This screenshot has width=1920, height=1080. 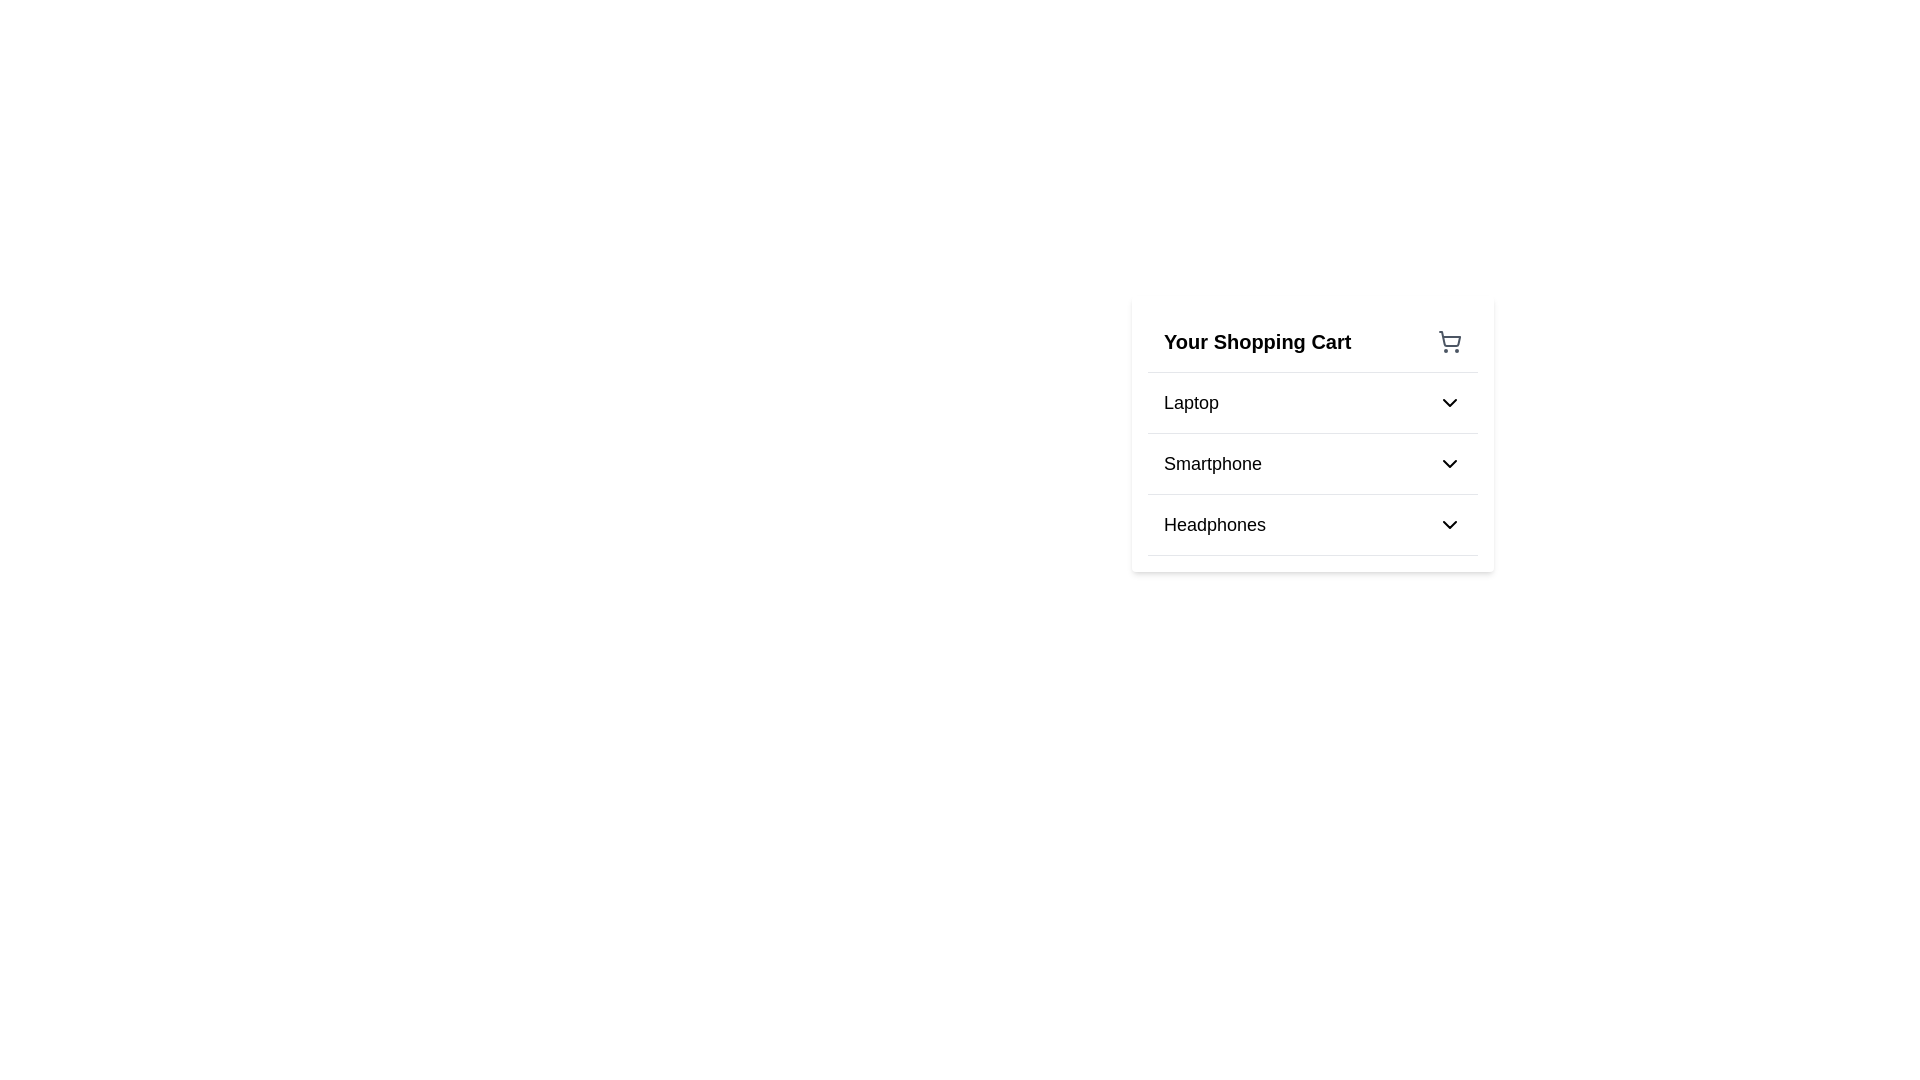 I want to click on the shopping cart icon, which is located in the upper-right corner of the 'Your Shopping Cart' section, featuring a minimalistic design with rounded lines, so click(x=1449, y=338).